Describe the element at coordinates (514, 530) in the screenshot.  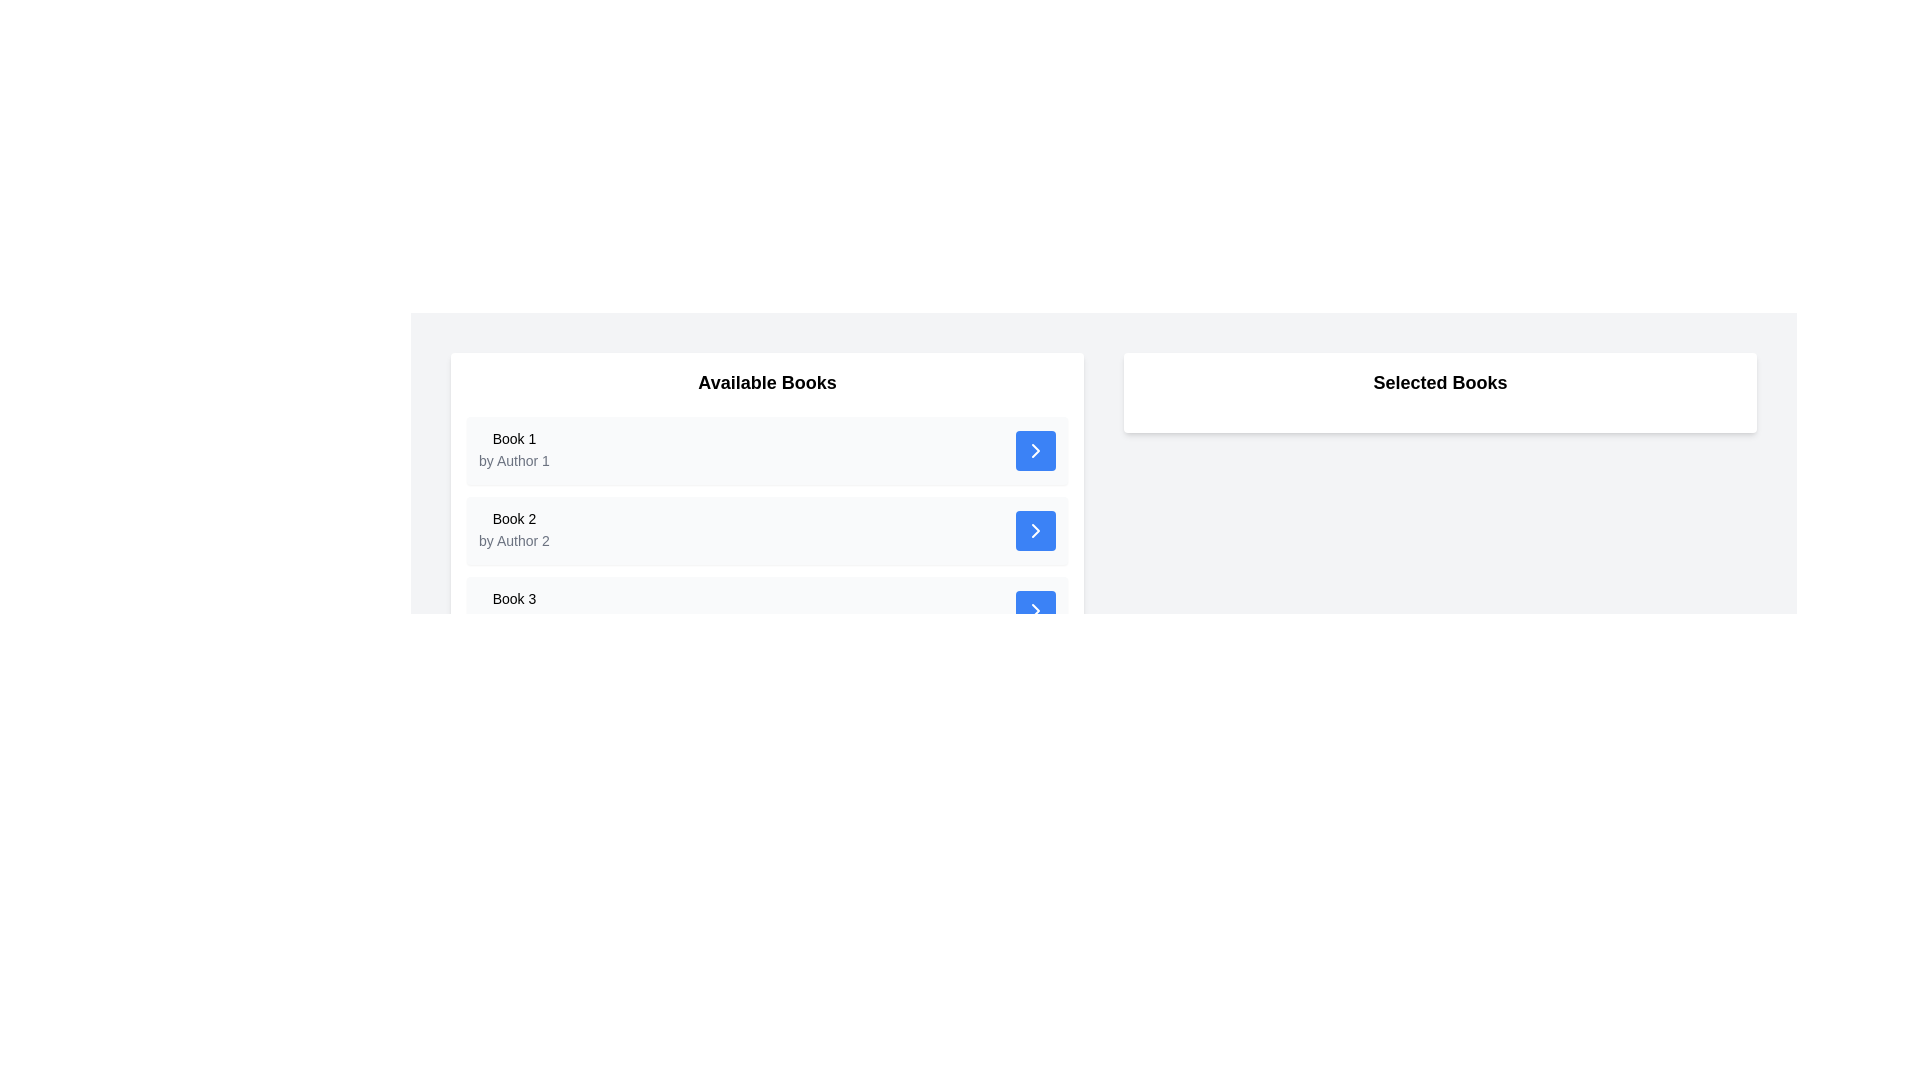
I see `the text label pair displaying 'Book 2' and 'by Author 2', which is the second item in the 'Available Books' section` at that location.